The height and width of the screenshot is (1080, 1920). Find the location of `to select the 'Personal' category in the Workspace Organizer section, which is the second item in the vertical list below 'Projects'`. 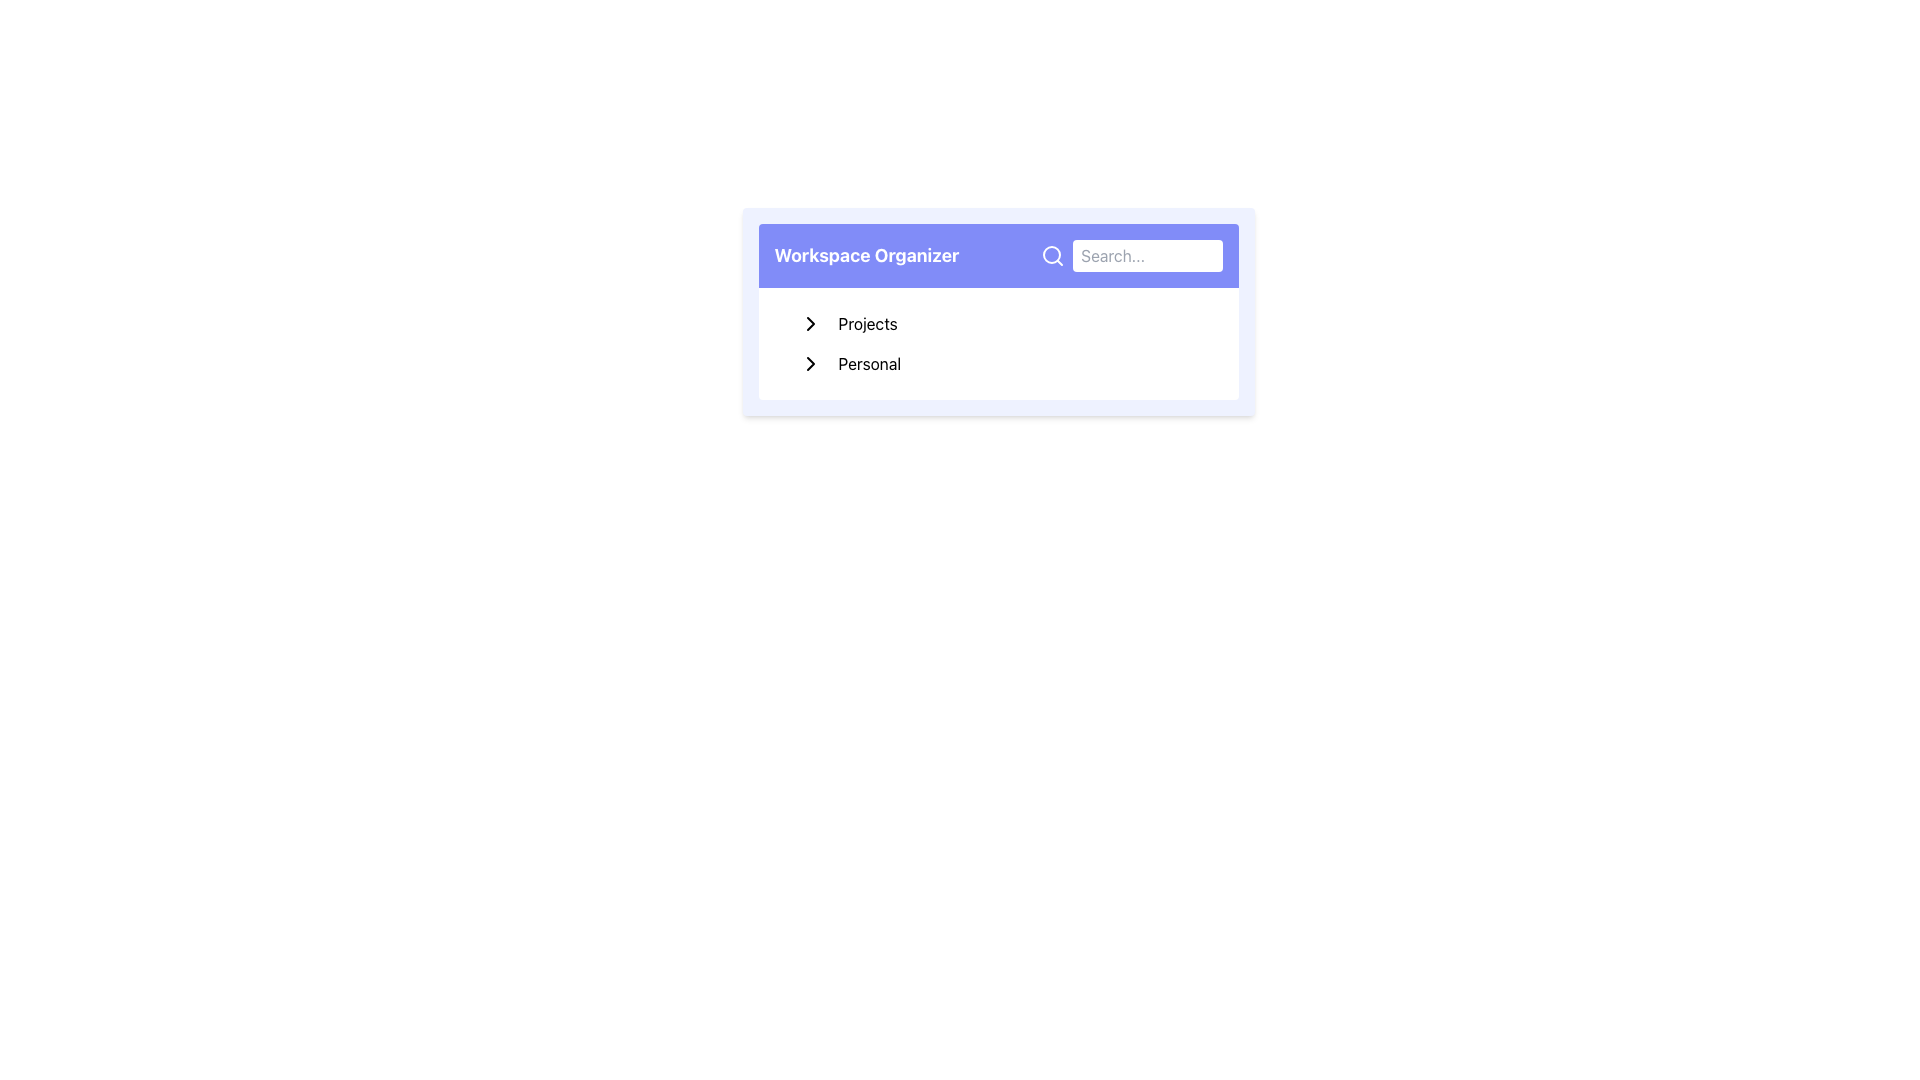

to select the 'Personal' category in the Workspace Organizer section, which is the second item in the vertical list below 'Projects' is located at coordinates (998, 363).